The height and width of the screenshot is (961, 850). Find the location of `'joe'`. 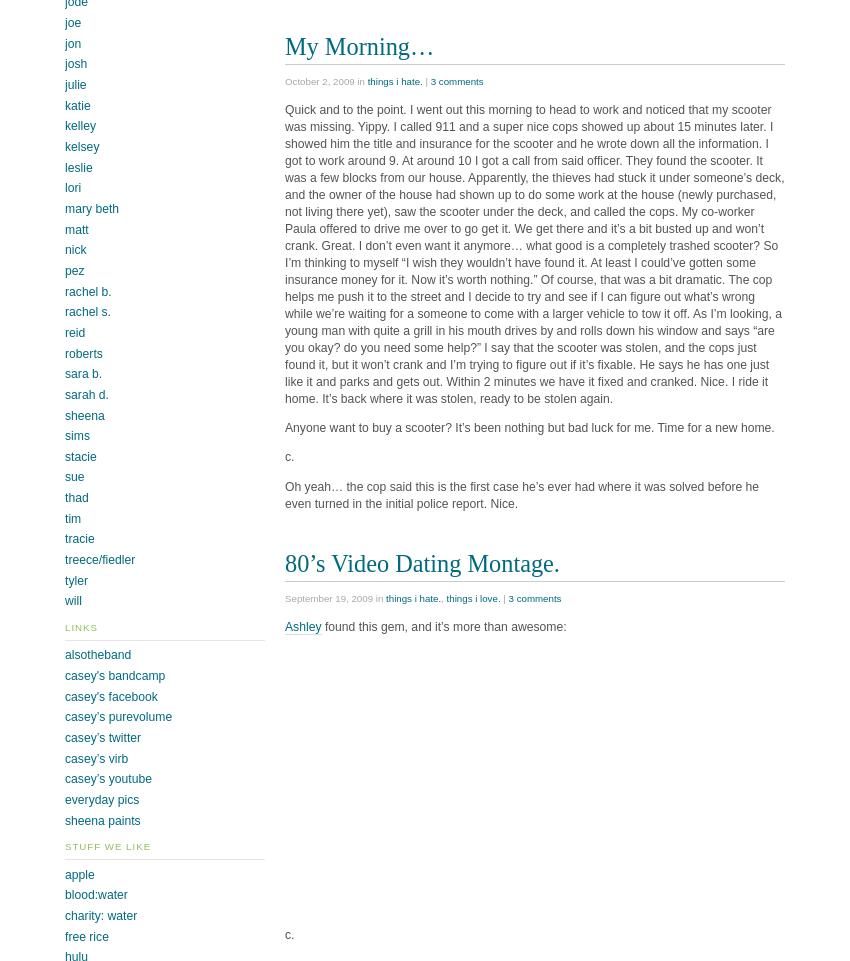

'joe' is located at coordinates (73, 21).